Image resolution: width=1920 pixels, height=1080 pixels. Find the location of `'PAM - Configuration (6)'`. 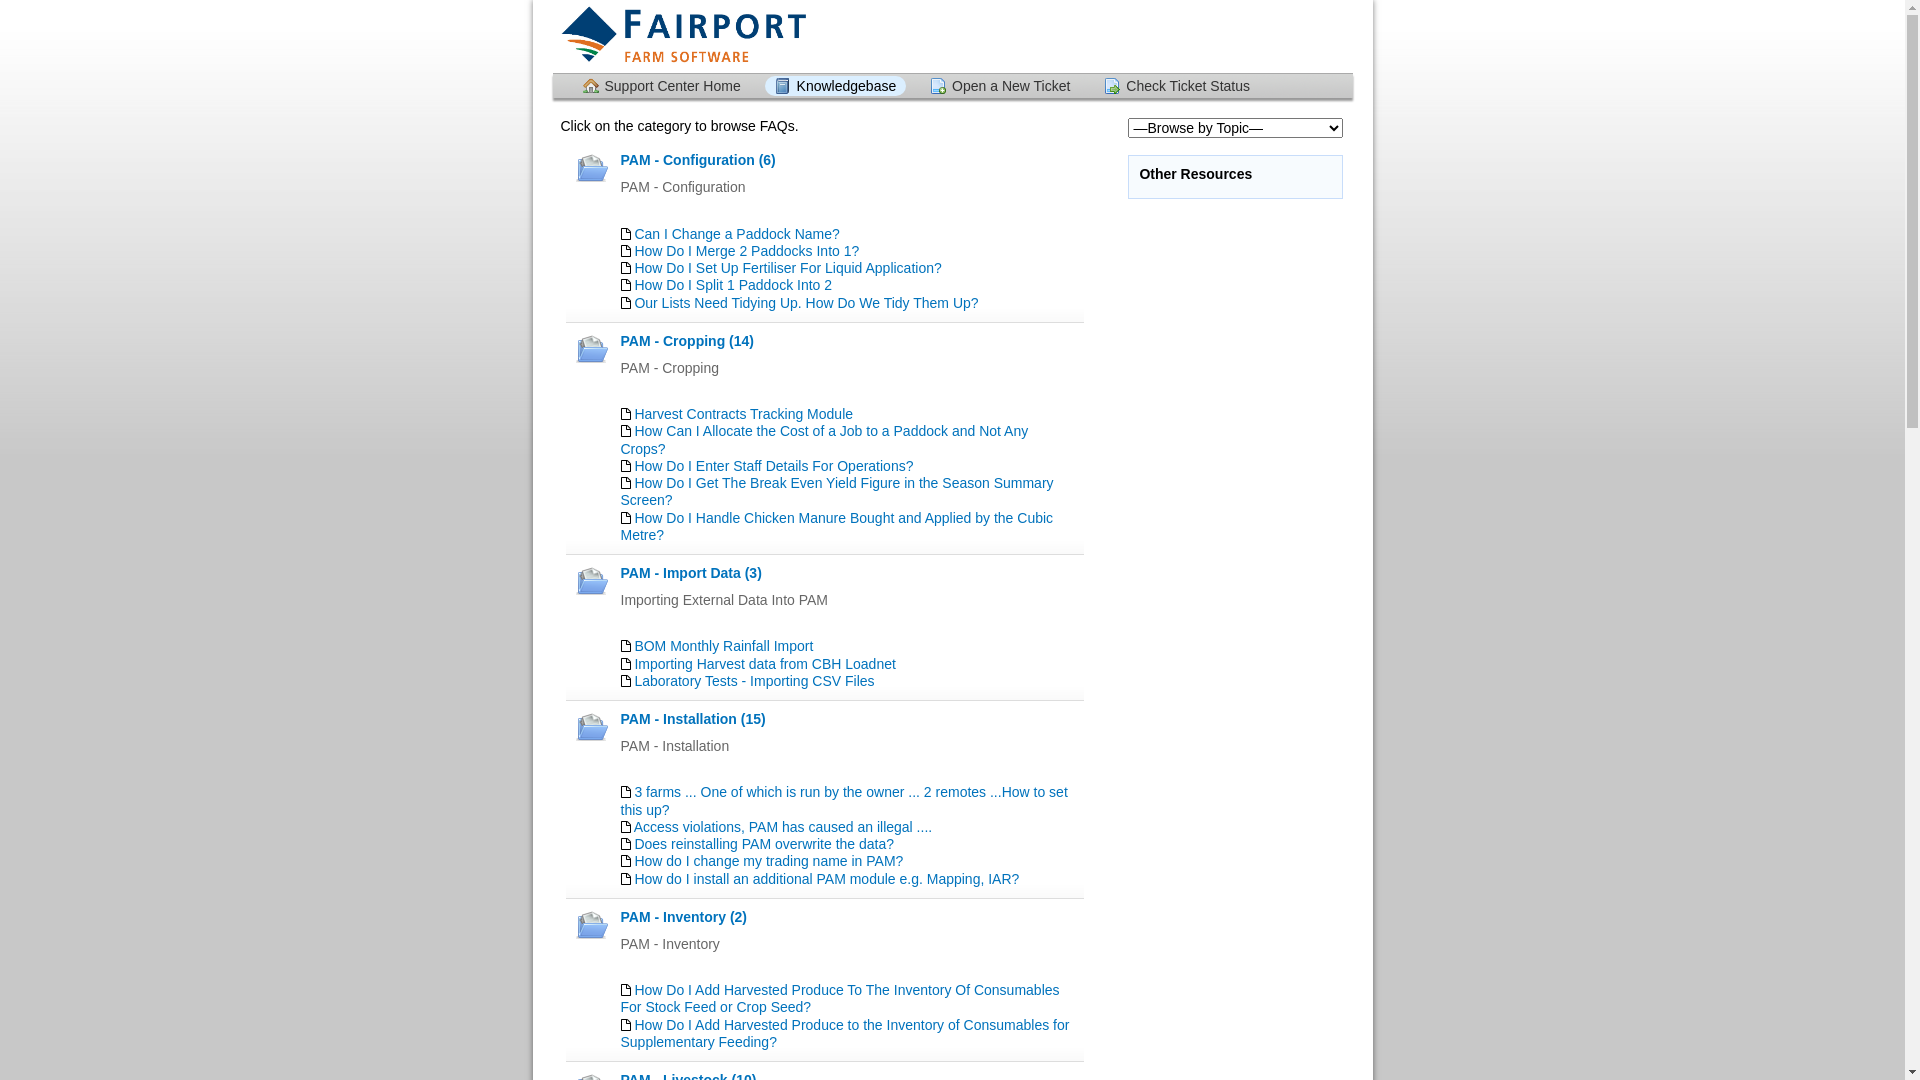

'PAM - Configuration (6)' is located at coordinates (618, 158).